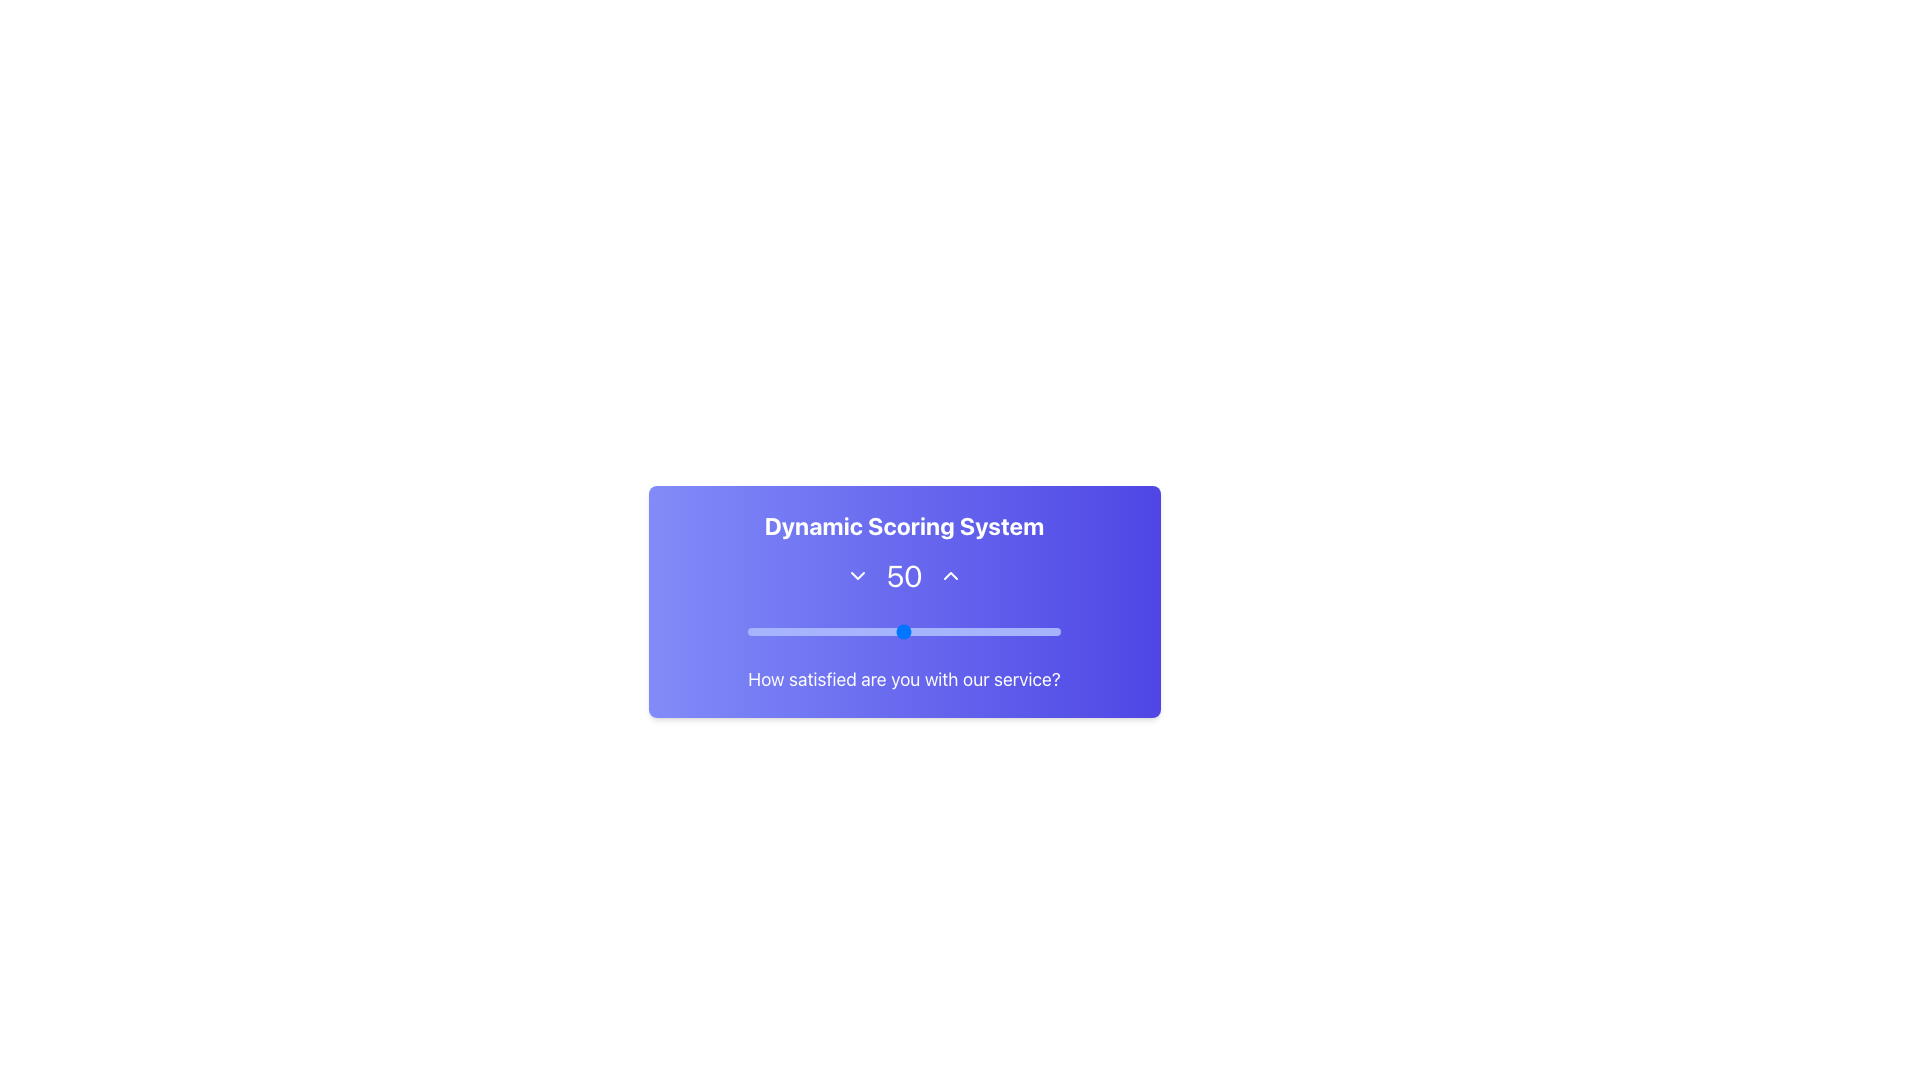  What do you see at coordinates (903, 524) in the screenshot?
I see `text of the title label centered above the numeric display in the card-like interface` at bounding box center [903, 524].